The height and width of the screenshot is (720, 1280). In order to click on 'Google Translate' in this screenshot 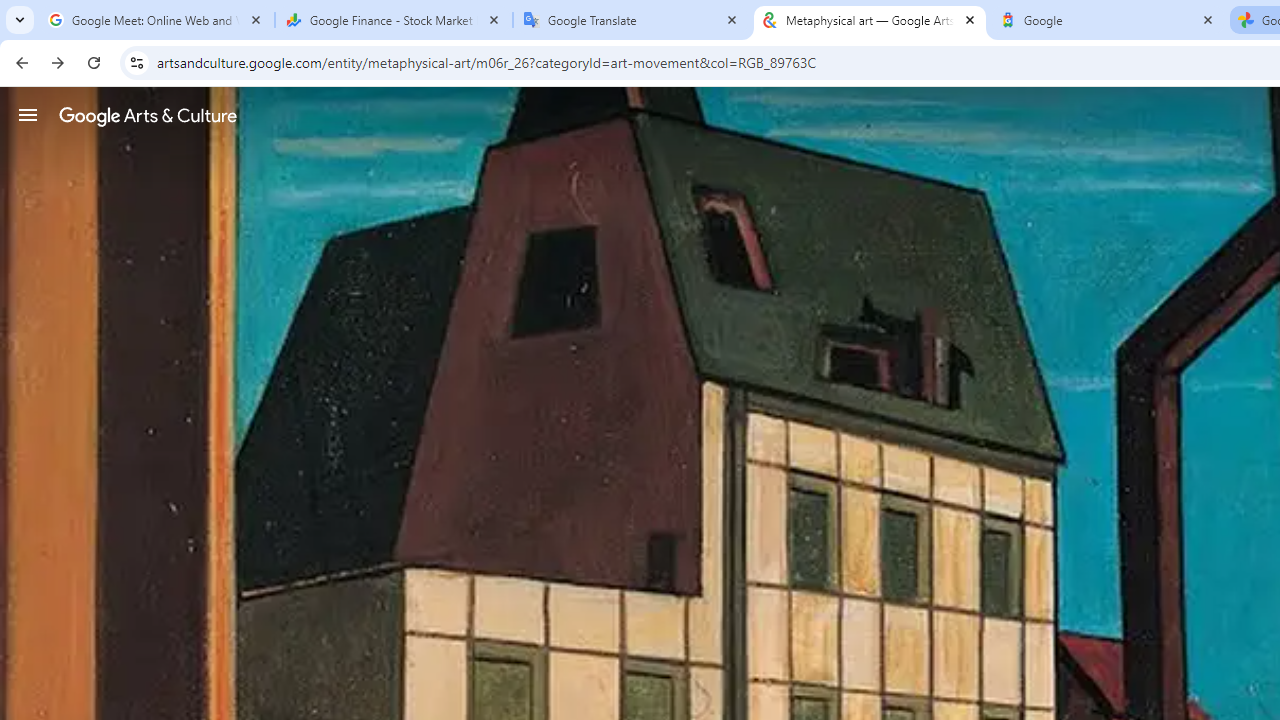, I will do `click(631, 20)`.